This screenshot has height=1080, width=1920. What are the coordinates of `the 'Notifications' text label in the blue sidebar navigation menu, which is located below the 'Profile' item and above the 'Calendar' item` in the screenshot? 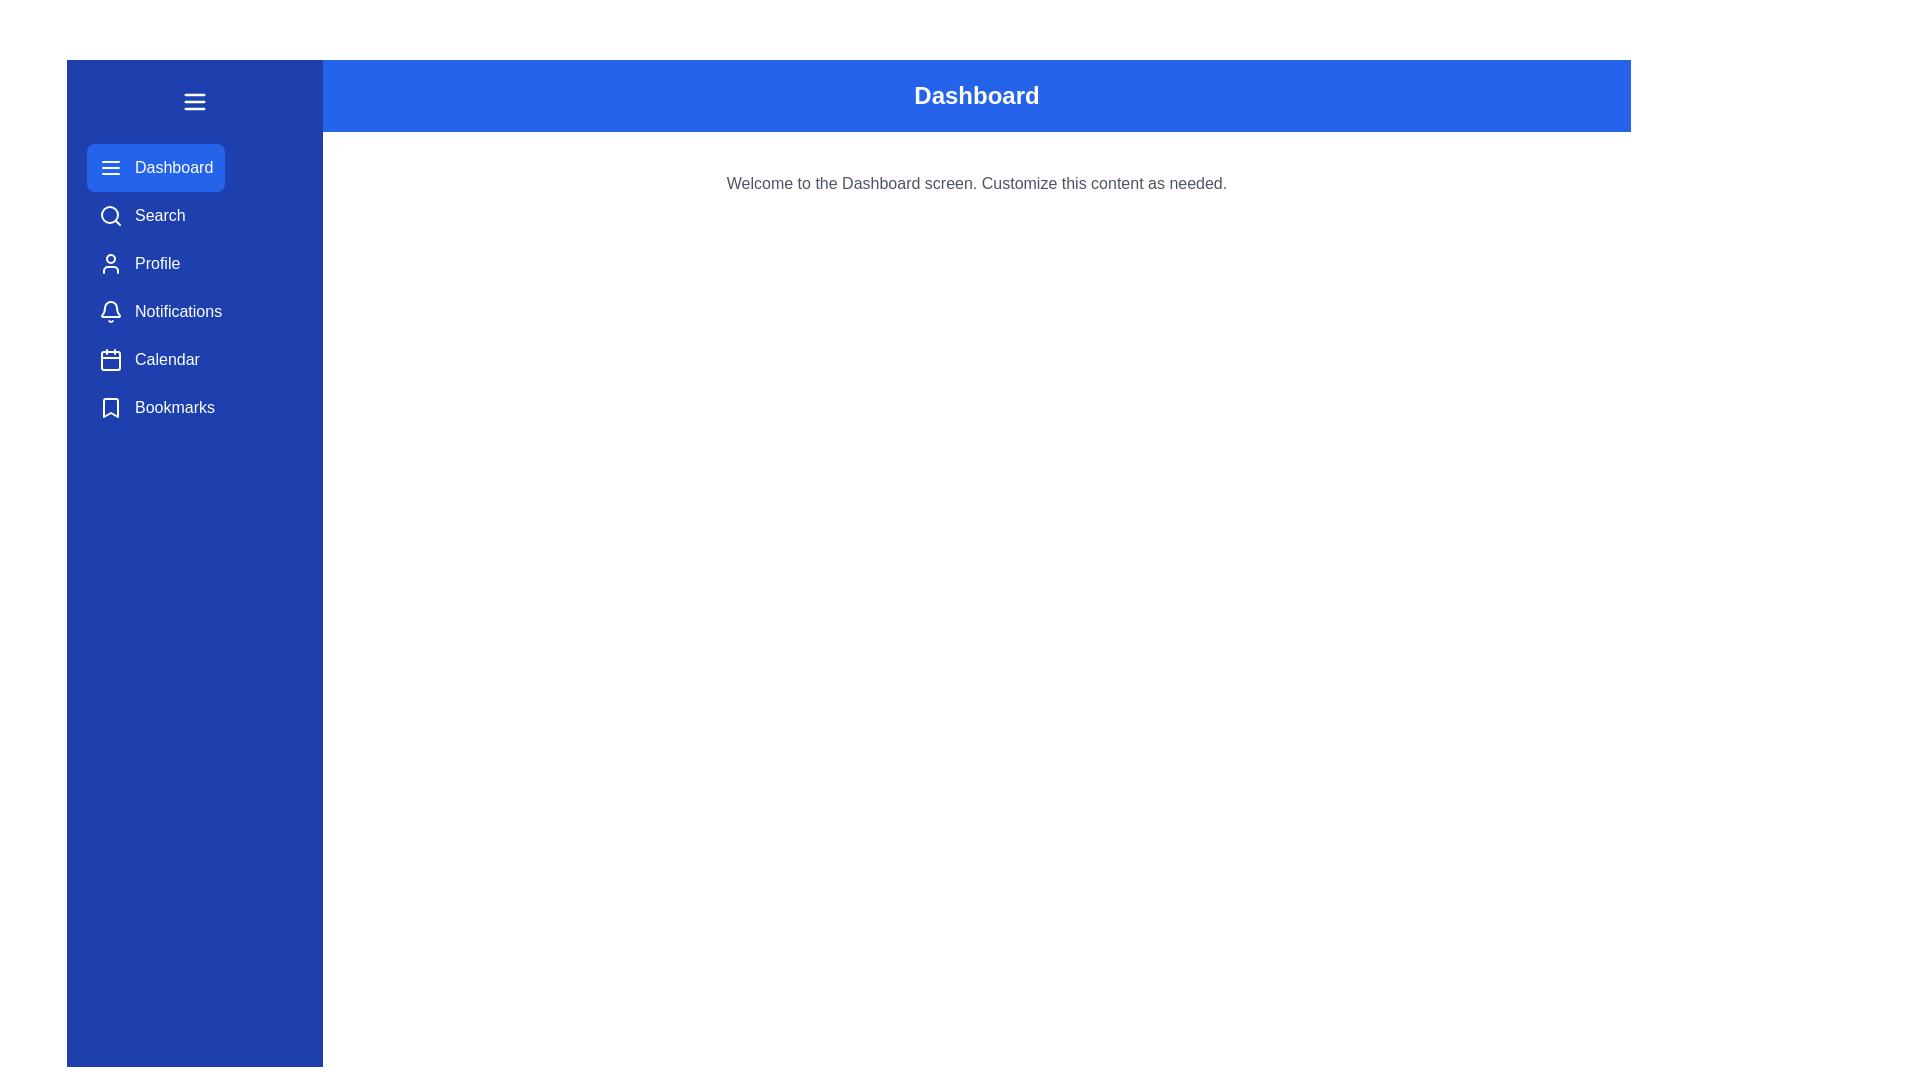 It's located at (178, 312).